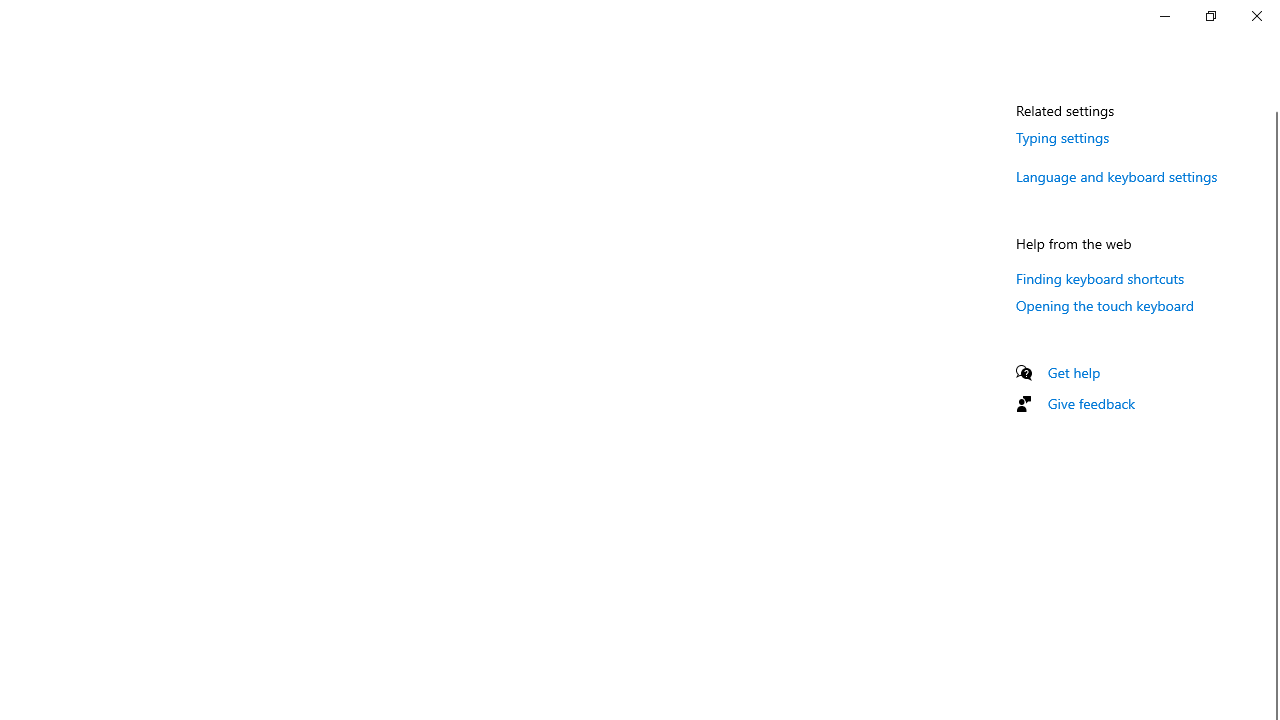 The image size is (1280, 720). Describe the element at coordinates (1271, 104) in the screenshot. I see `'Vertical Small Decrease'` at that location.